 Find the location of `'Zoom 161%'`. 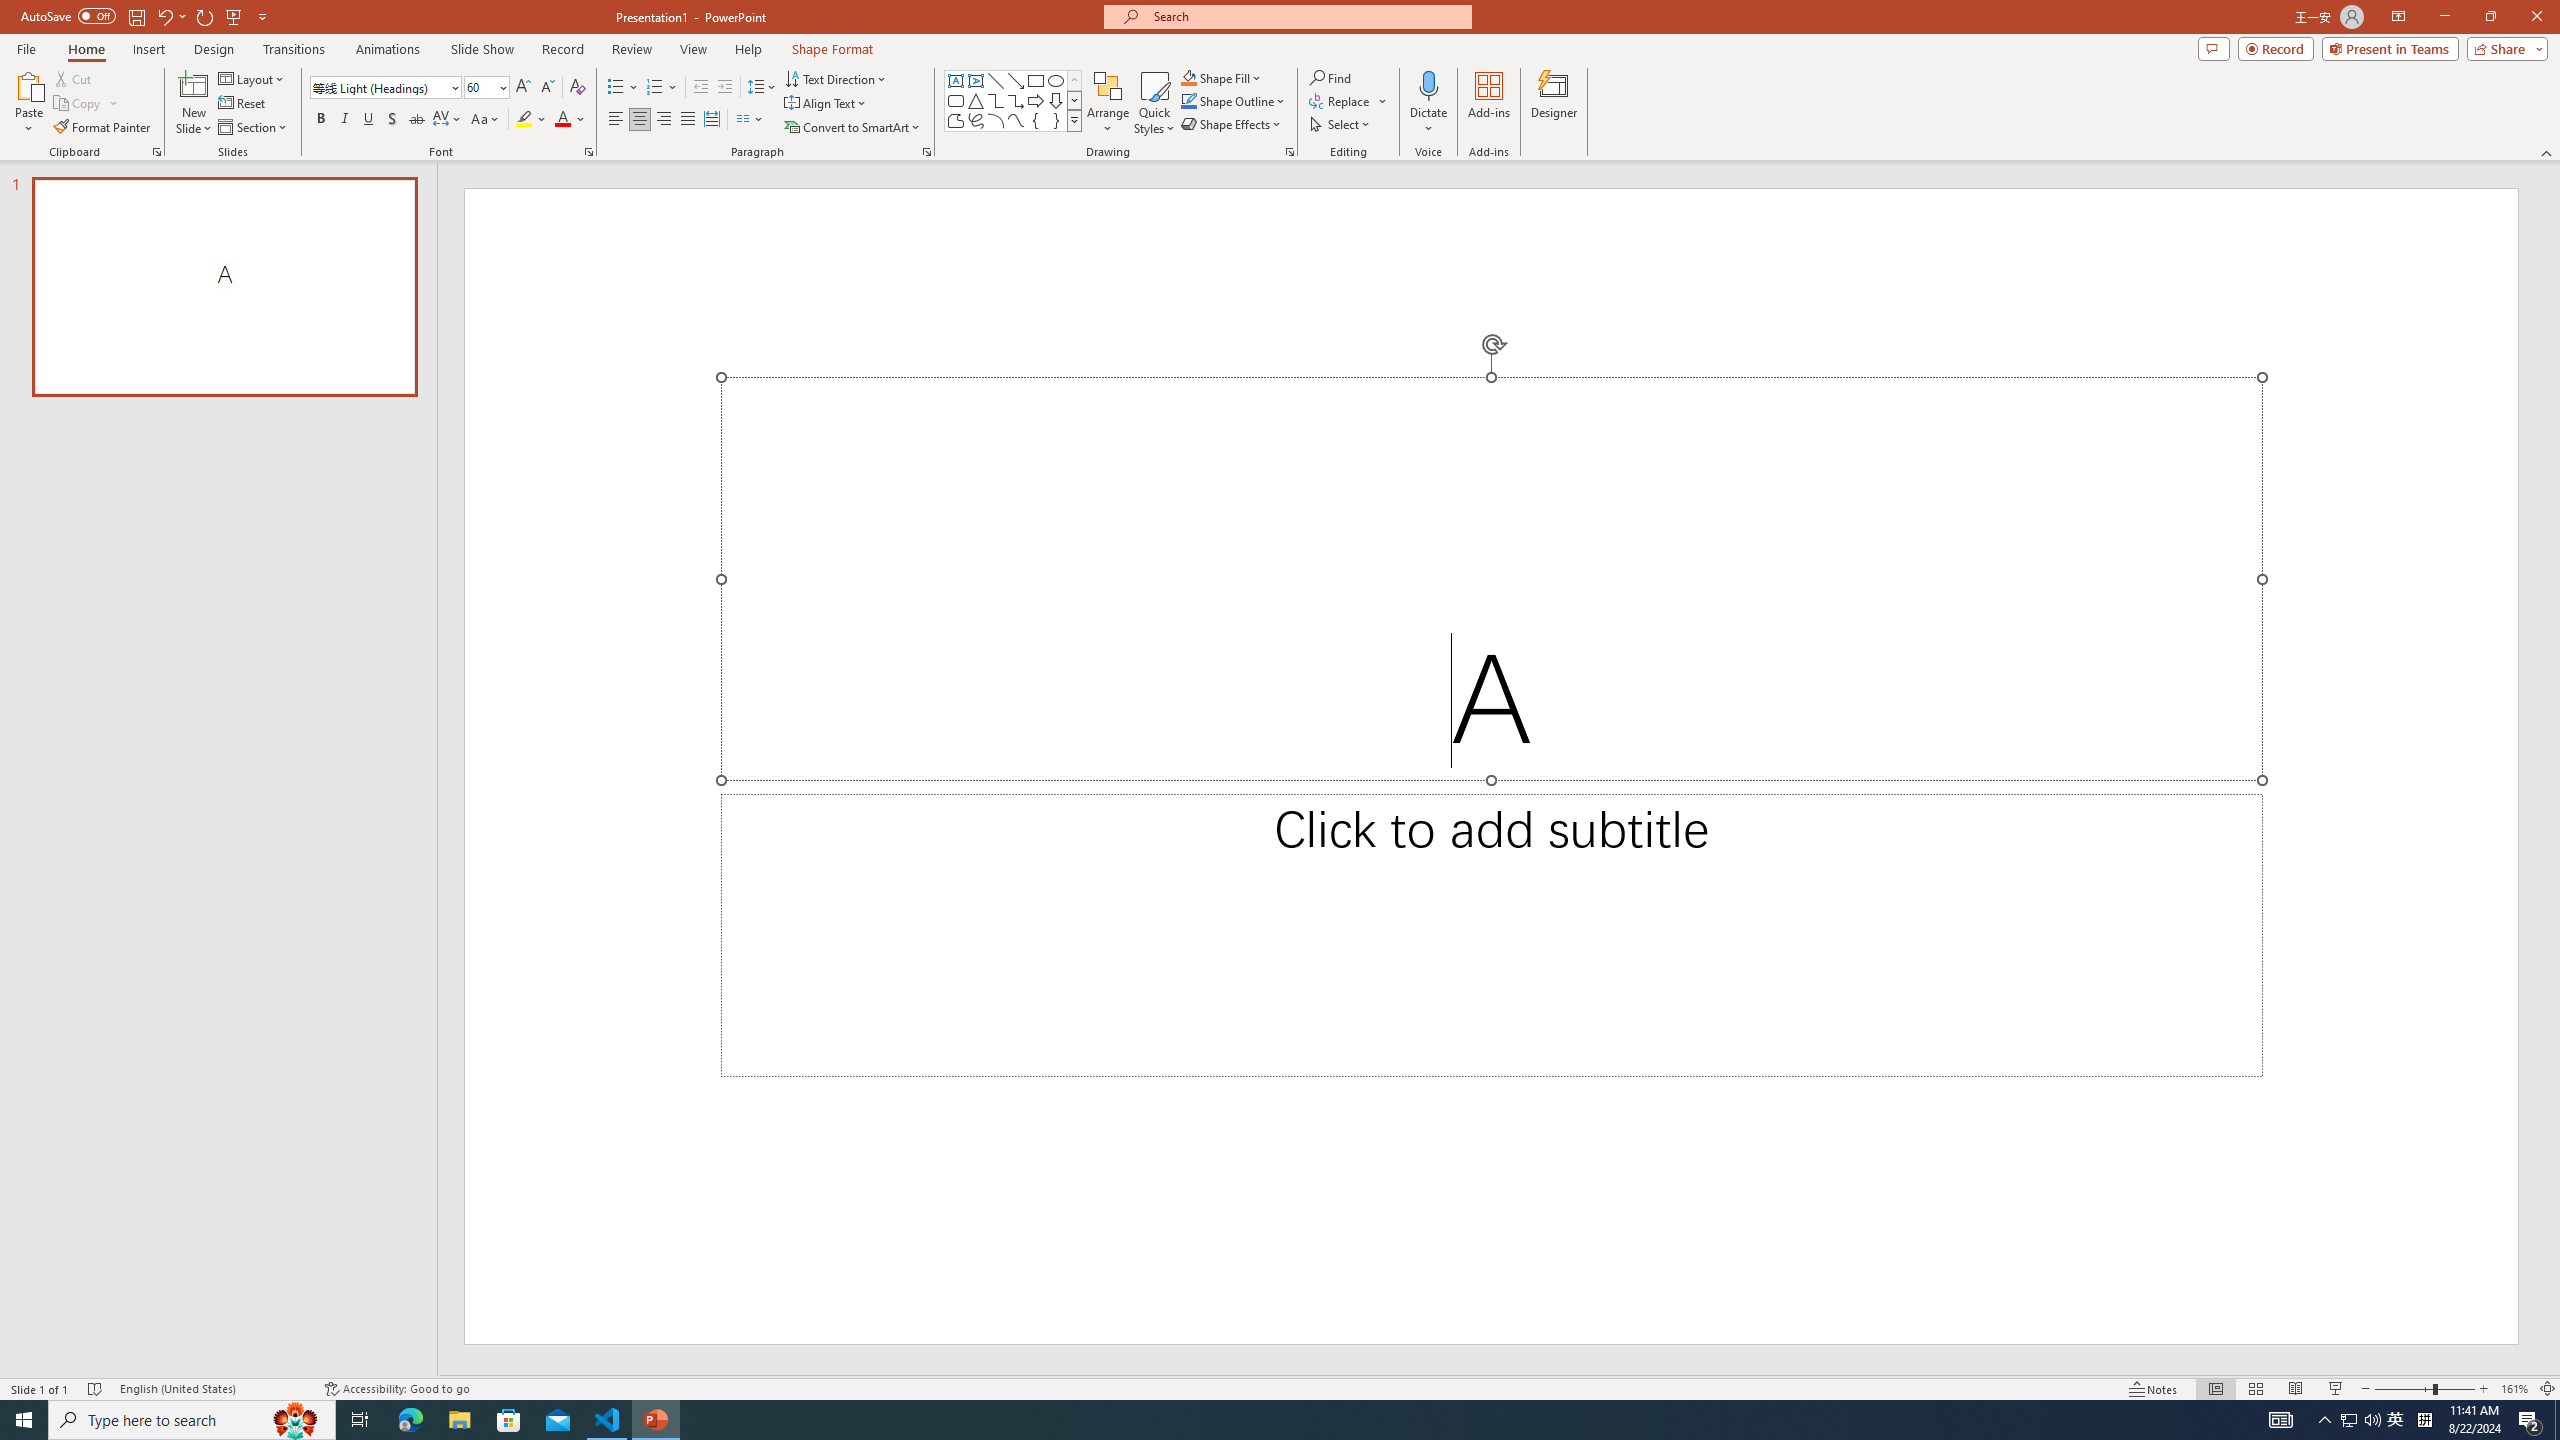

'Zoom 161%' is located at coordinates (2515, 1389).